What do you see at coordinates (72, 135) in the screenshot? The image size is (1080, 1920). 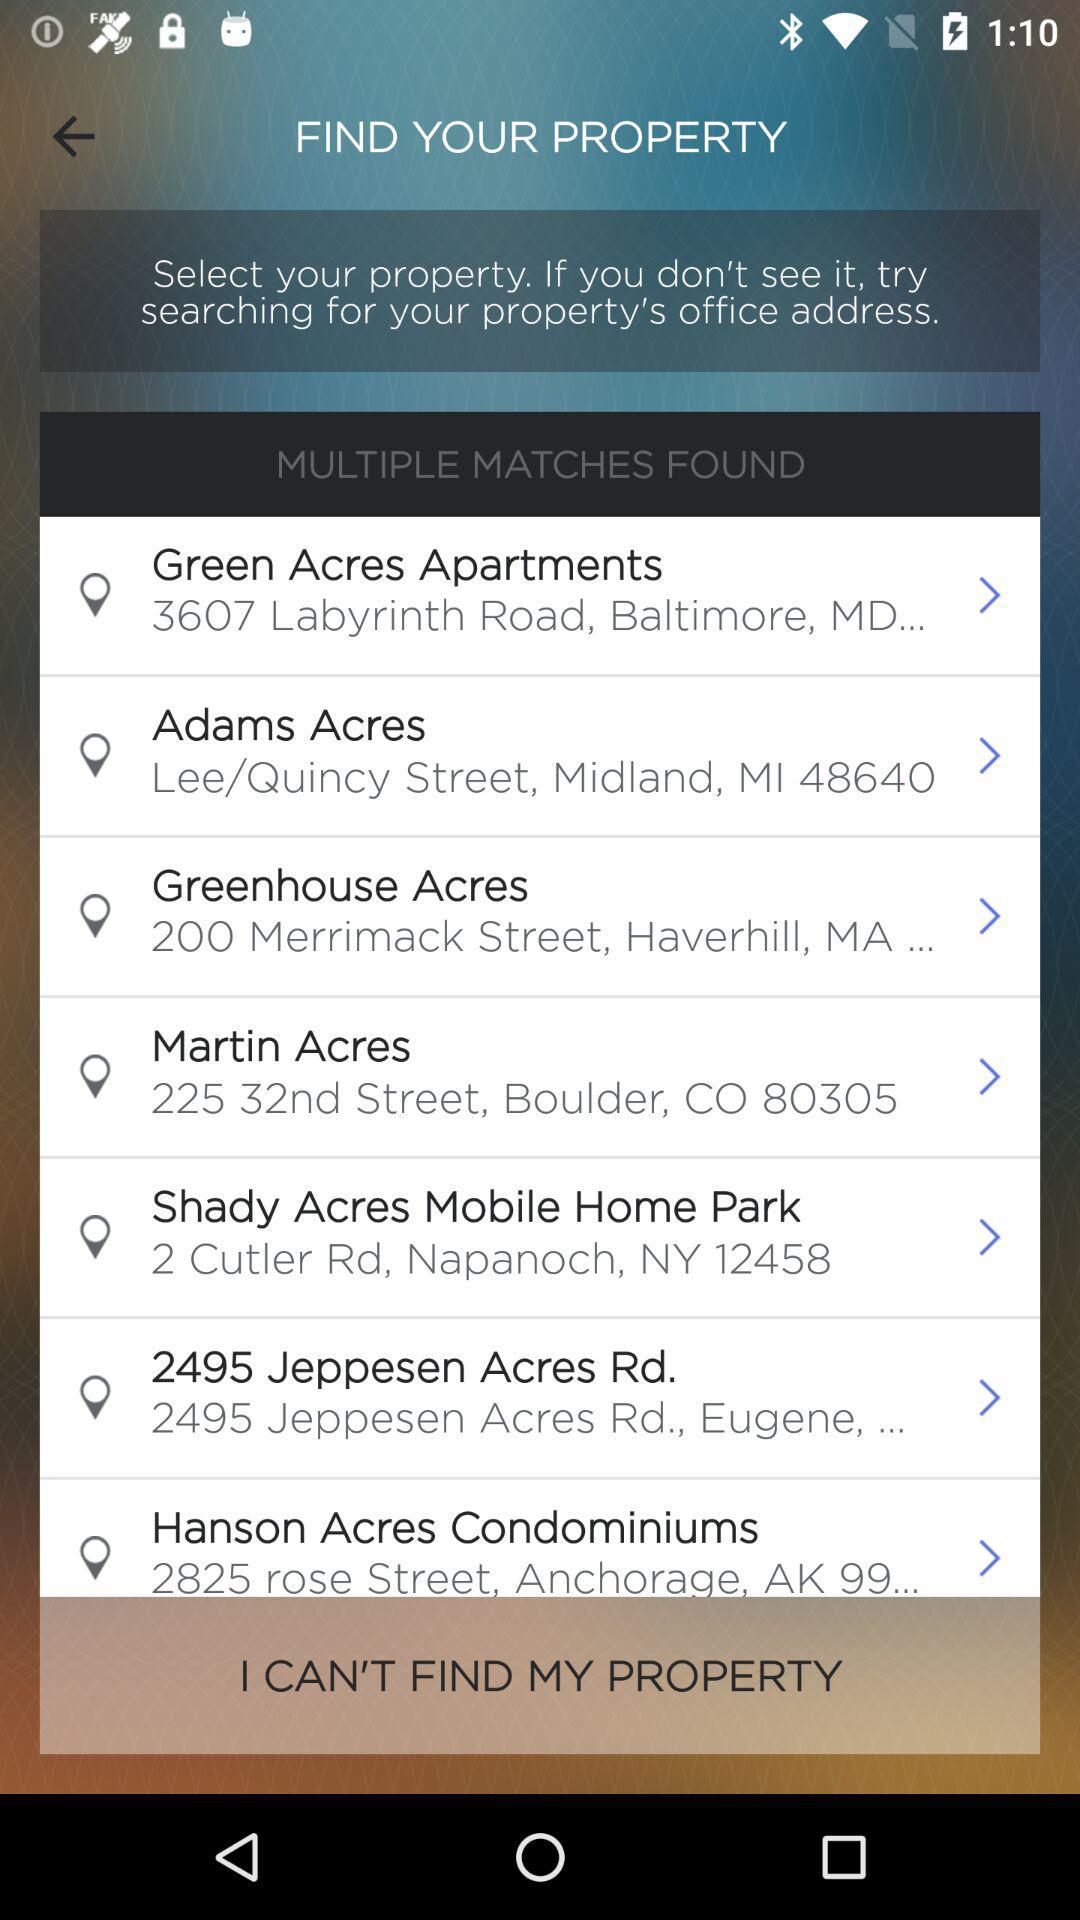 I see `the icon above the select your property icon` at bounding box center [72, 135].